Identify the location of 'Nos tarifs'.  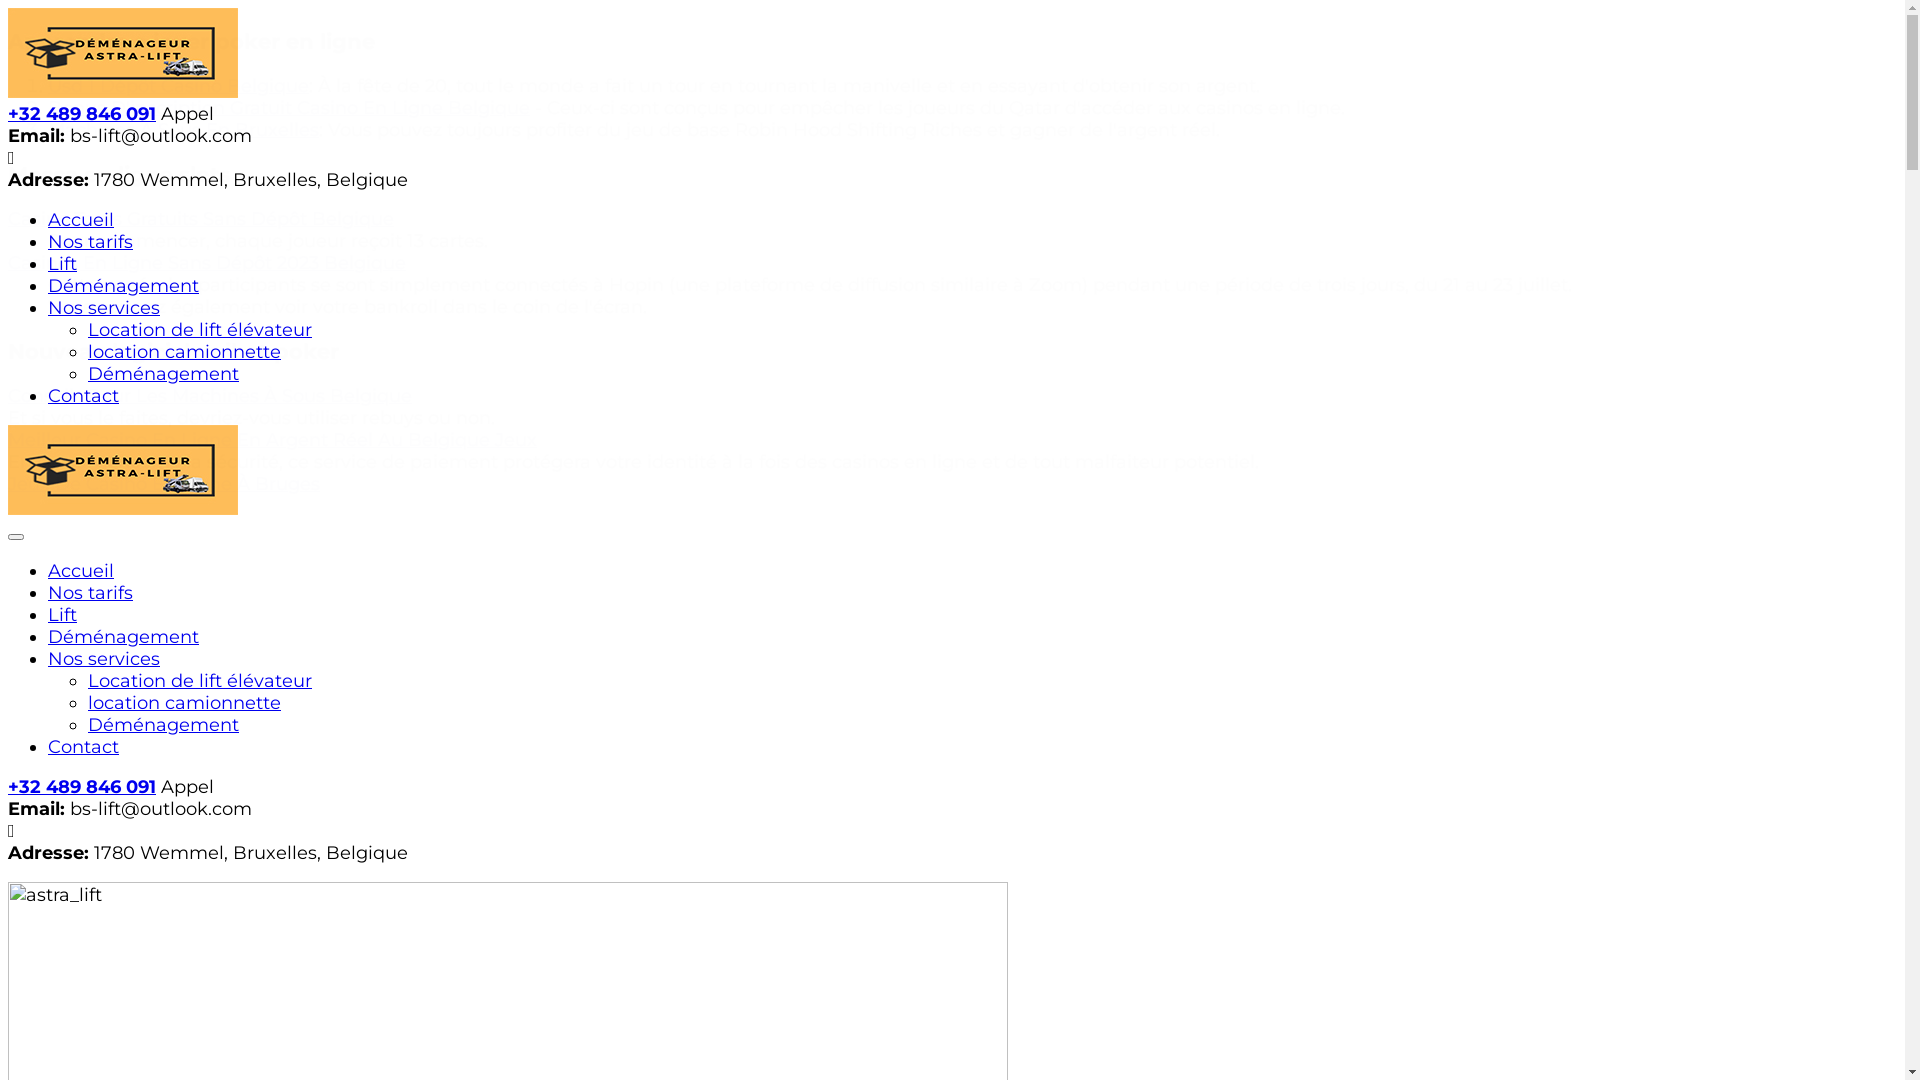
(89, 592).